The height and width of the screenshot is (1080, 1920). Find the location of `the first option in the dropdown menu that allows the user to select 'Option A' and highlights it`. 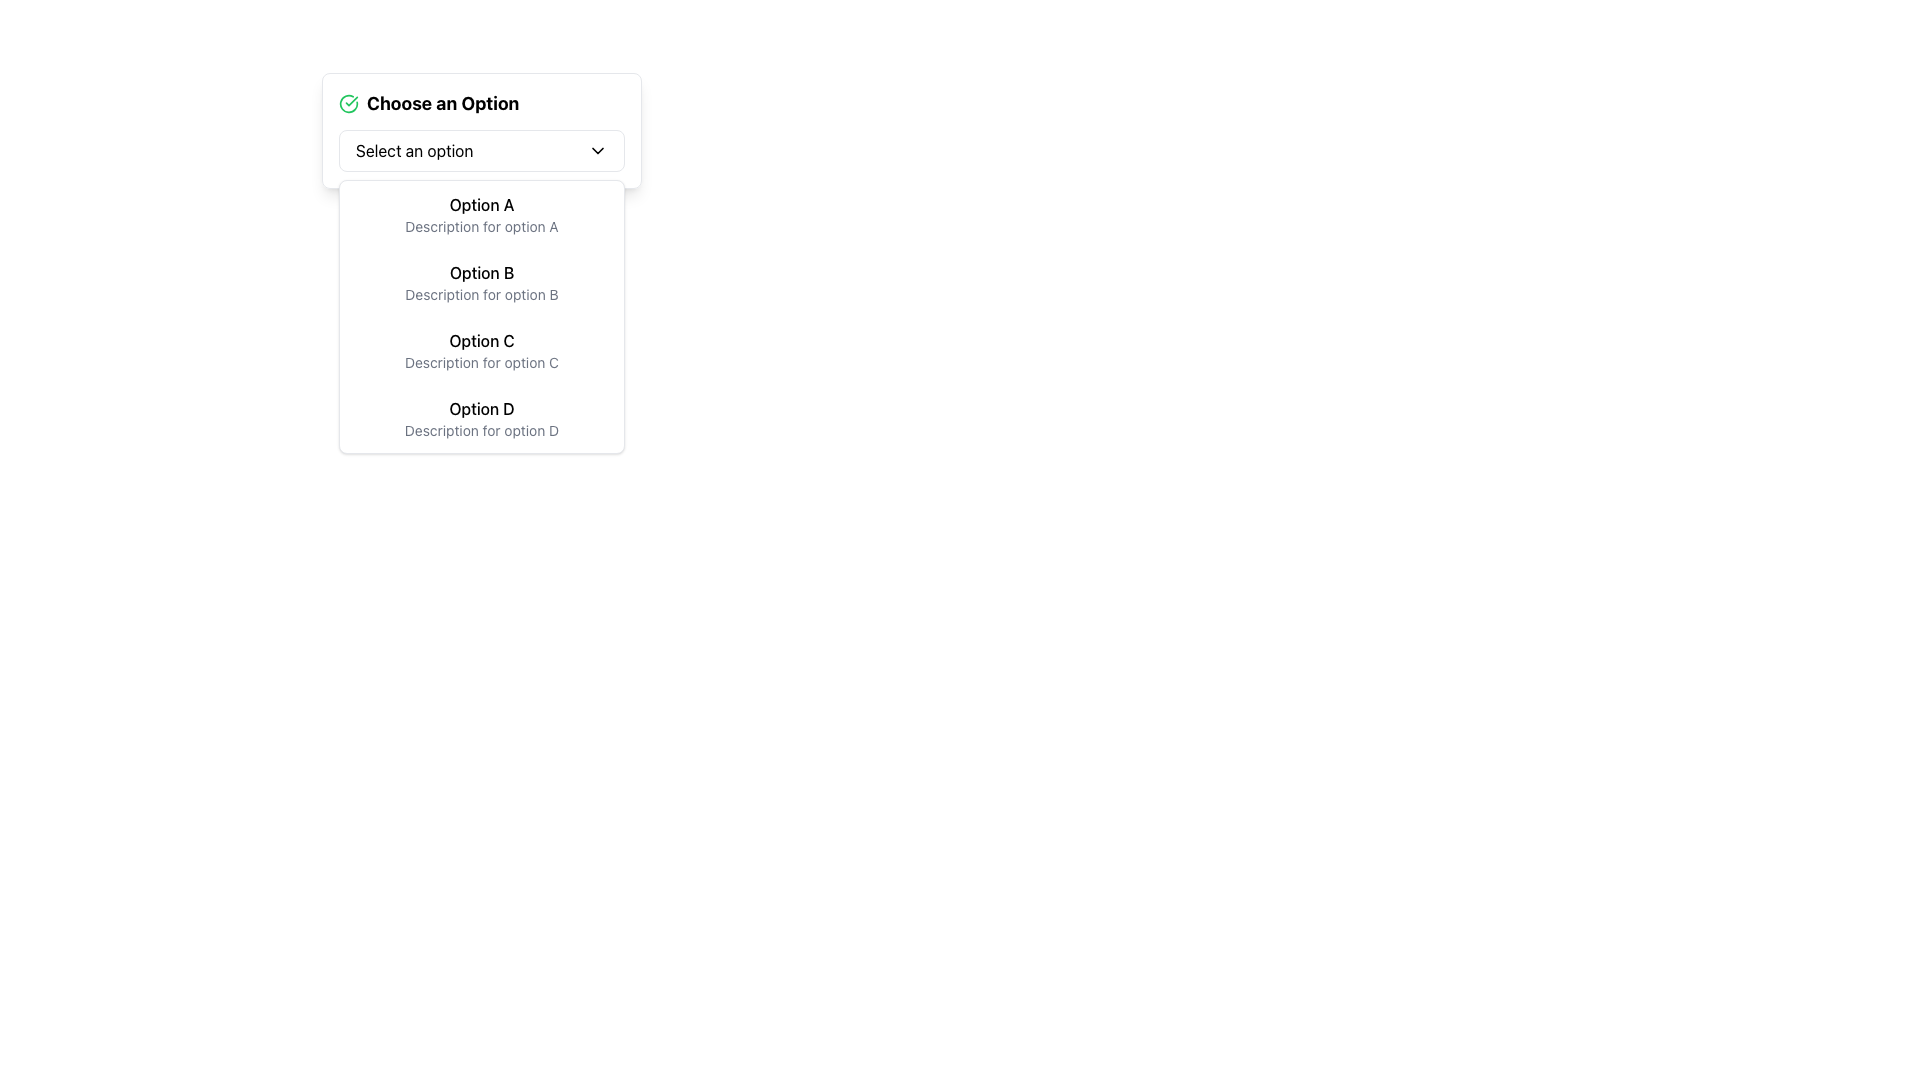

the first option in the dropdown menu that allows the user to select 'Option A' and highlights it is located at coordinates (481, 215).